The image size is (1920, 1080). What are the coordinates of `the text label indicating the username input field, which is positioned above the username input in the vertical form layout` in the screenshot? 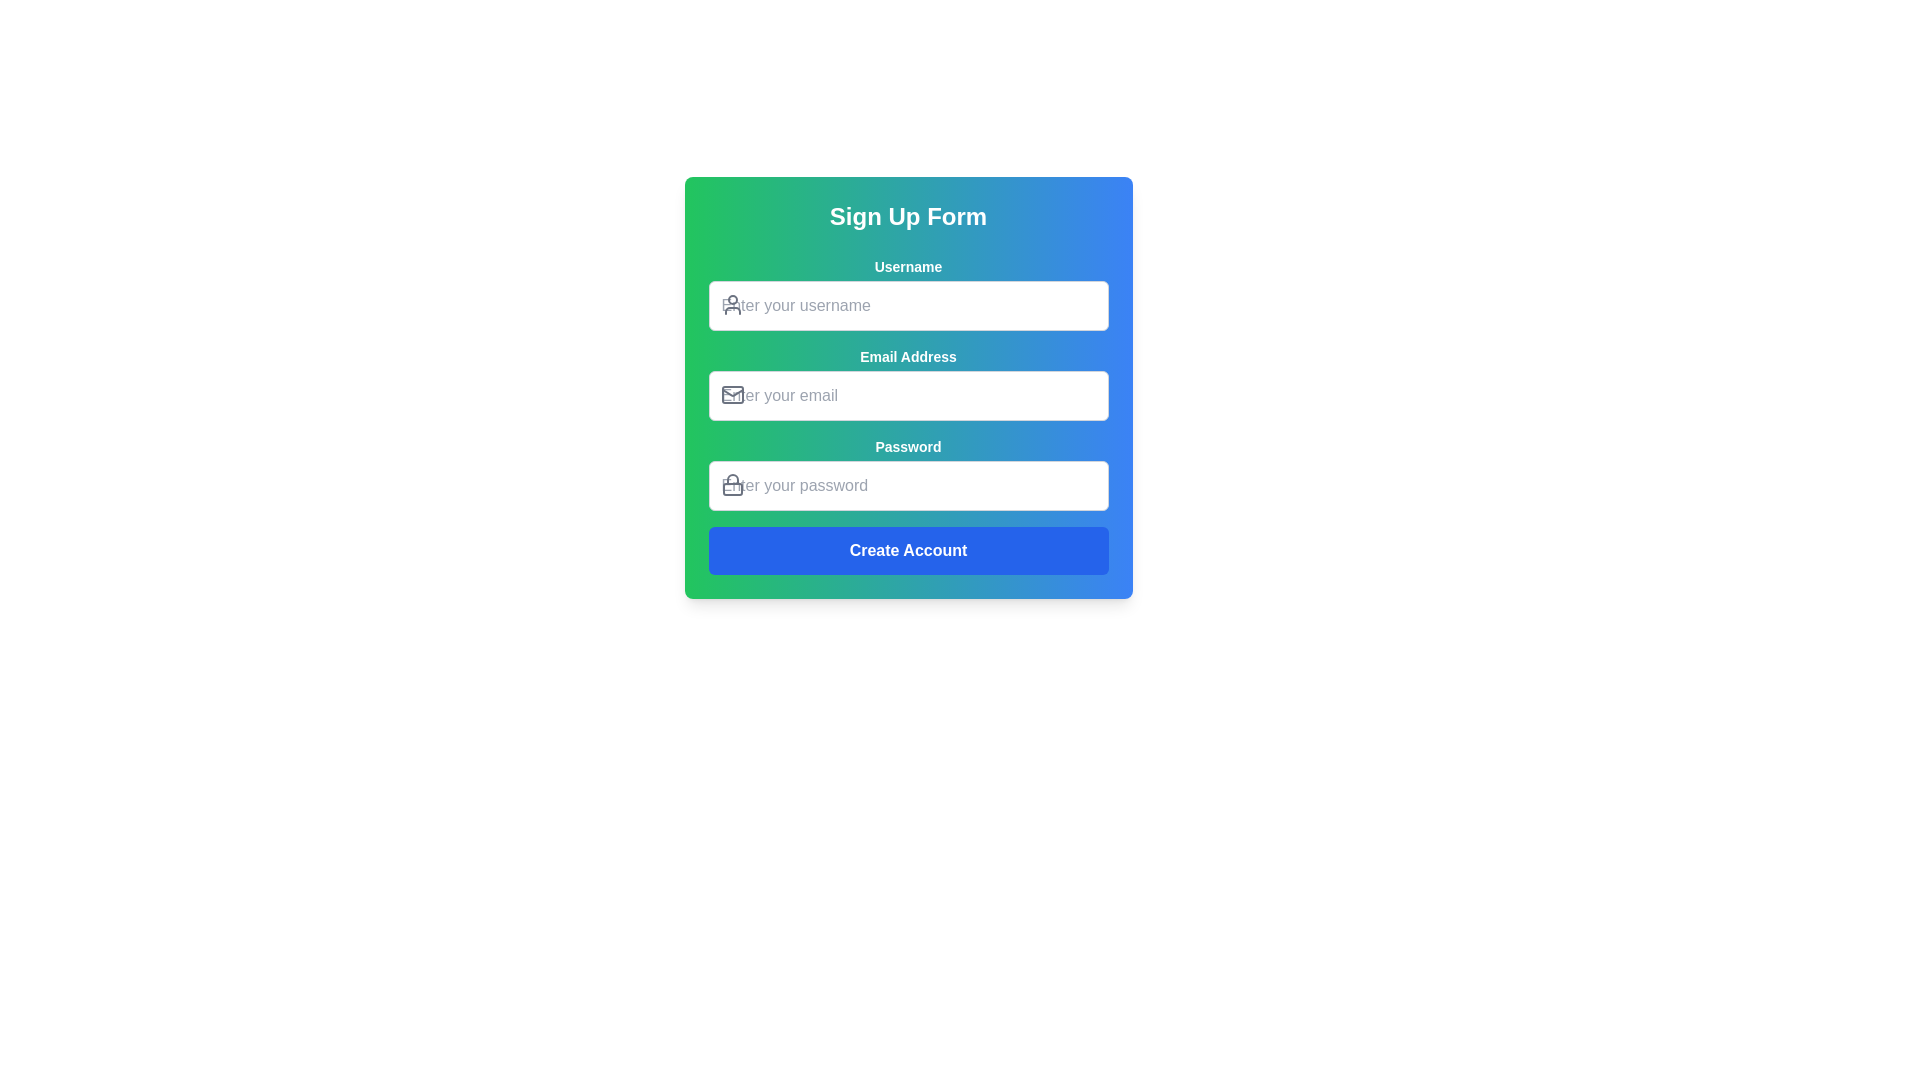 It's located at (907, 265).